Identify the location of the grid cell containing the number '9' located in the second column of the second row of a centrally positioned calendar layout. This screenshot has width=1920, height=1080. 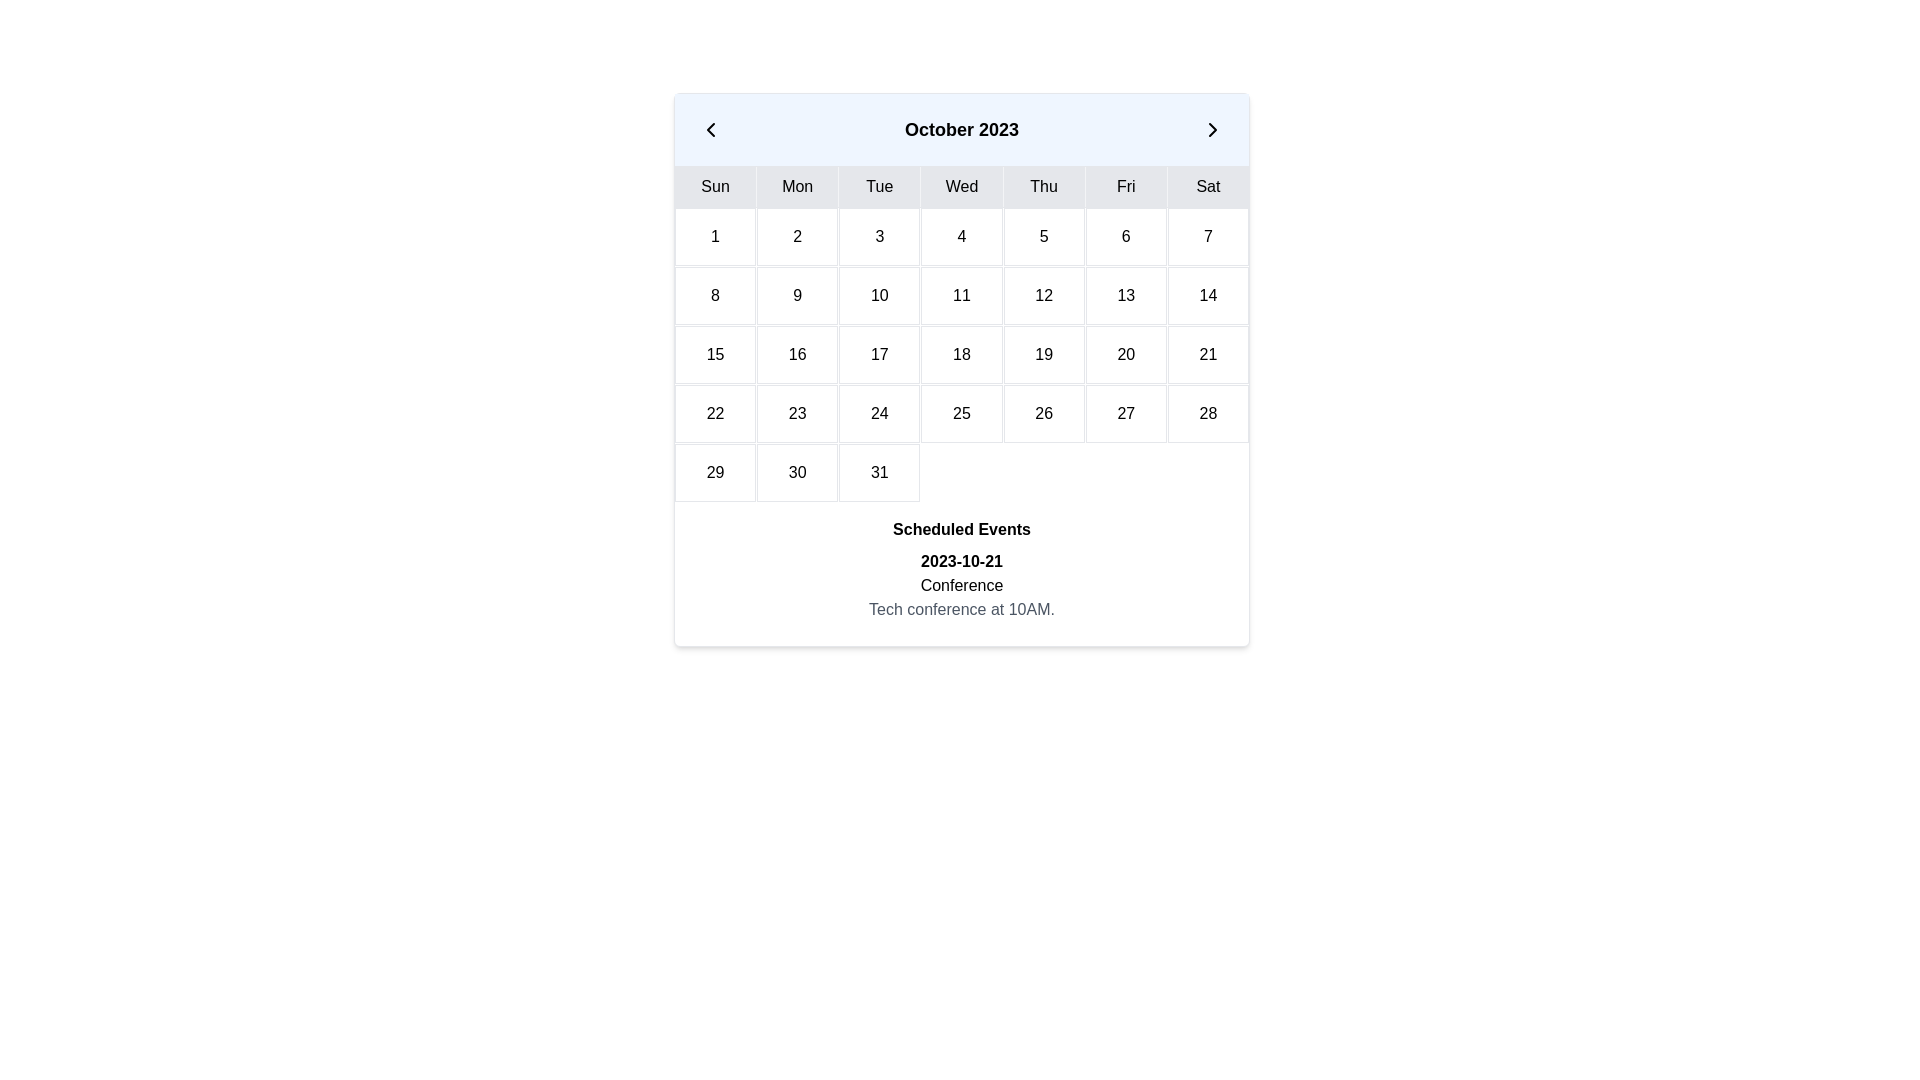
(796, 296).